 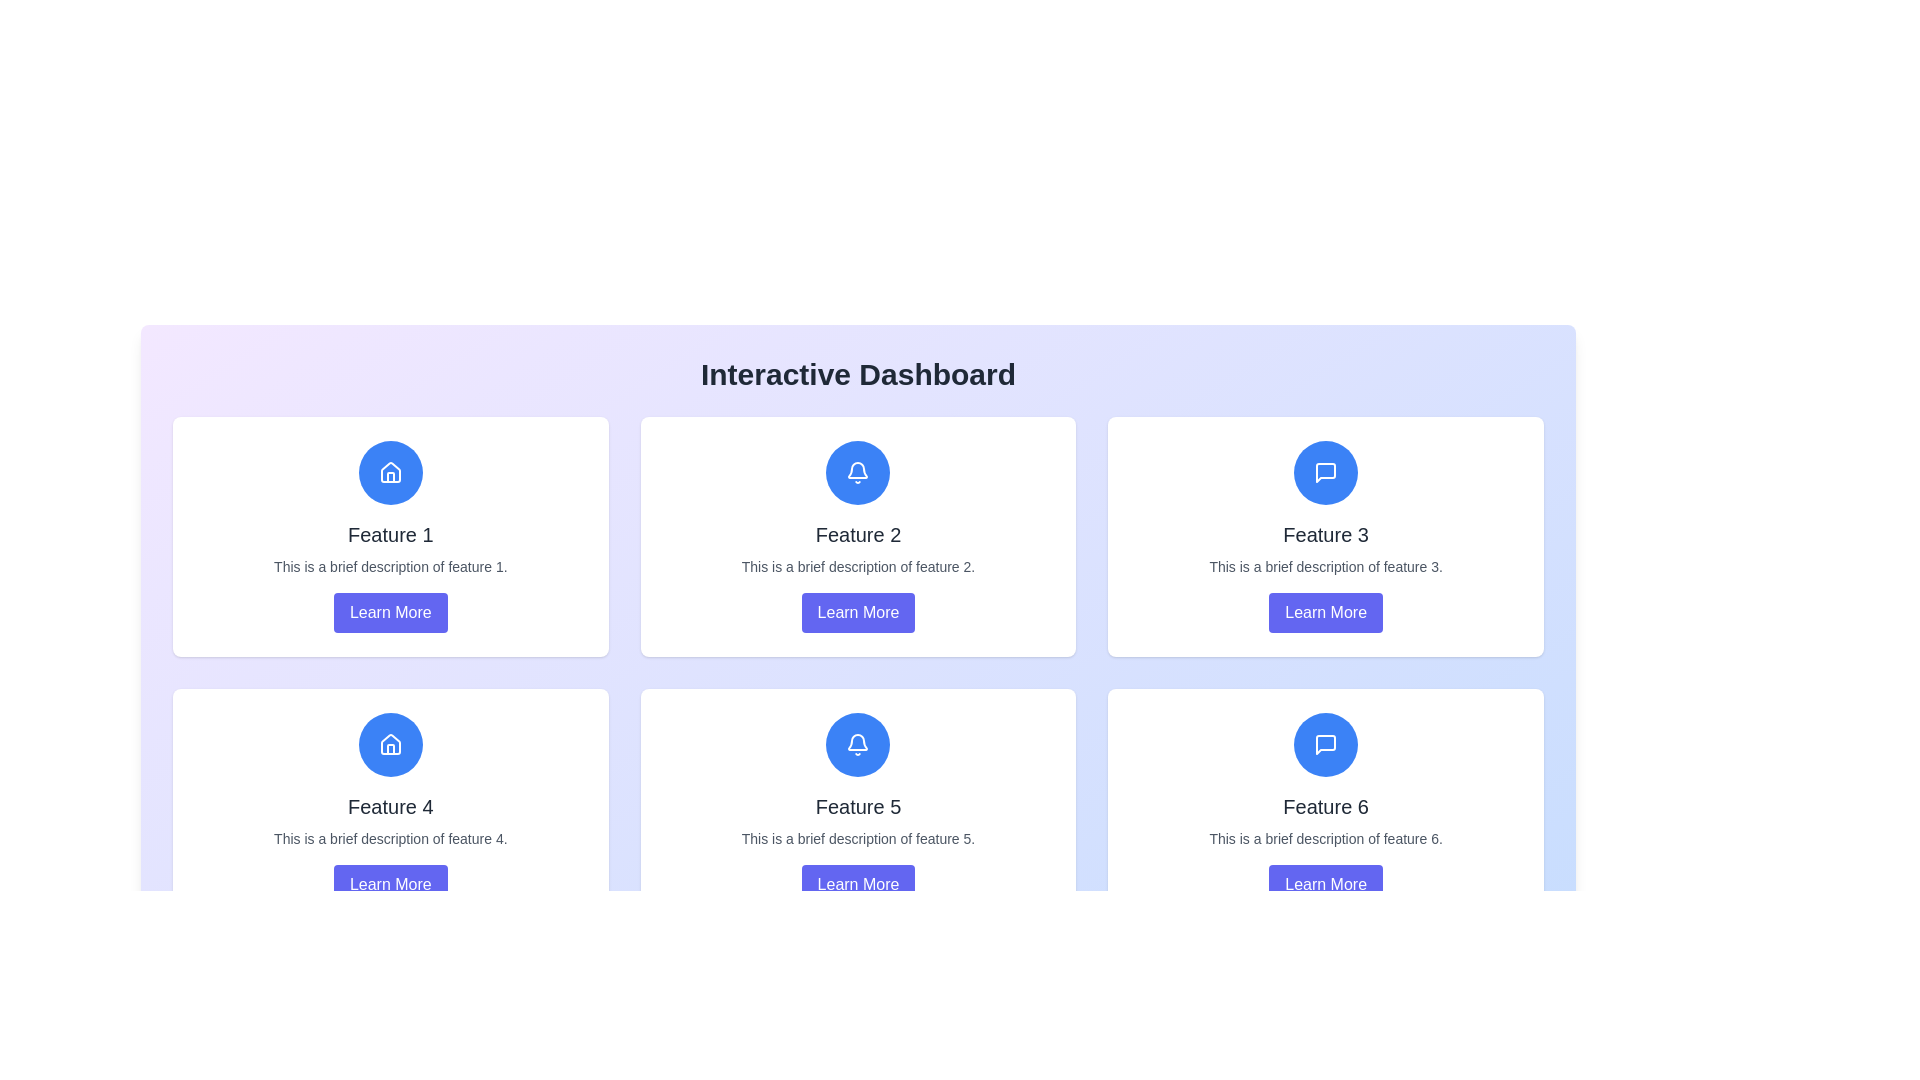 I want to click on descriptive text label providing additional information about 'Feature 2', located in the first row, second column of the grid layout, below the title 'Feature 2' and above the 'Learn More' button, so click(x=858, y=567).